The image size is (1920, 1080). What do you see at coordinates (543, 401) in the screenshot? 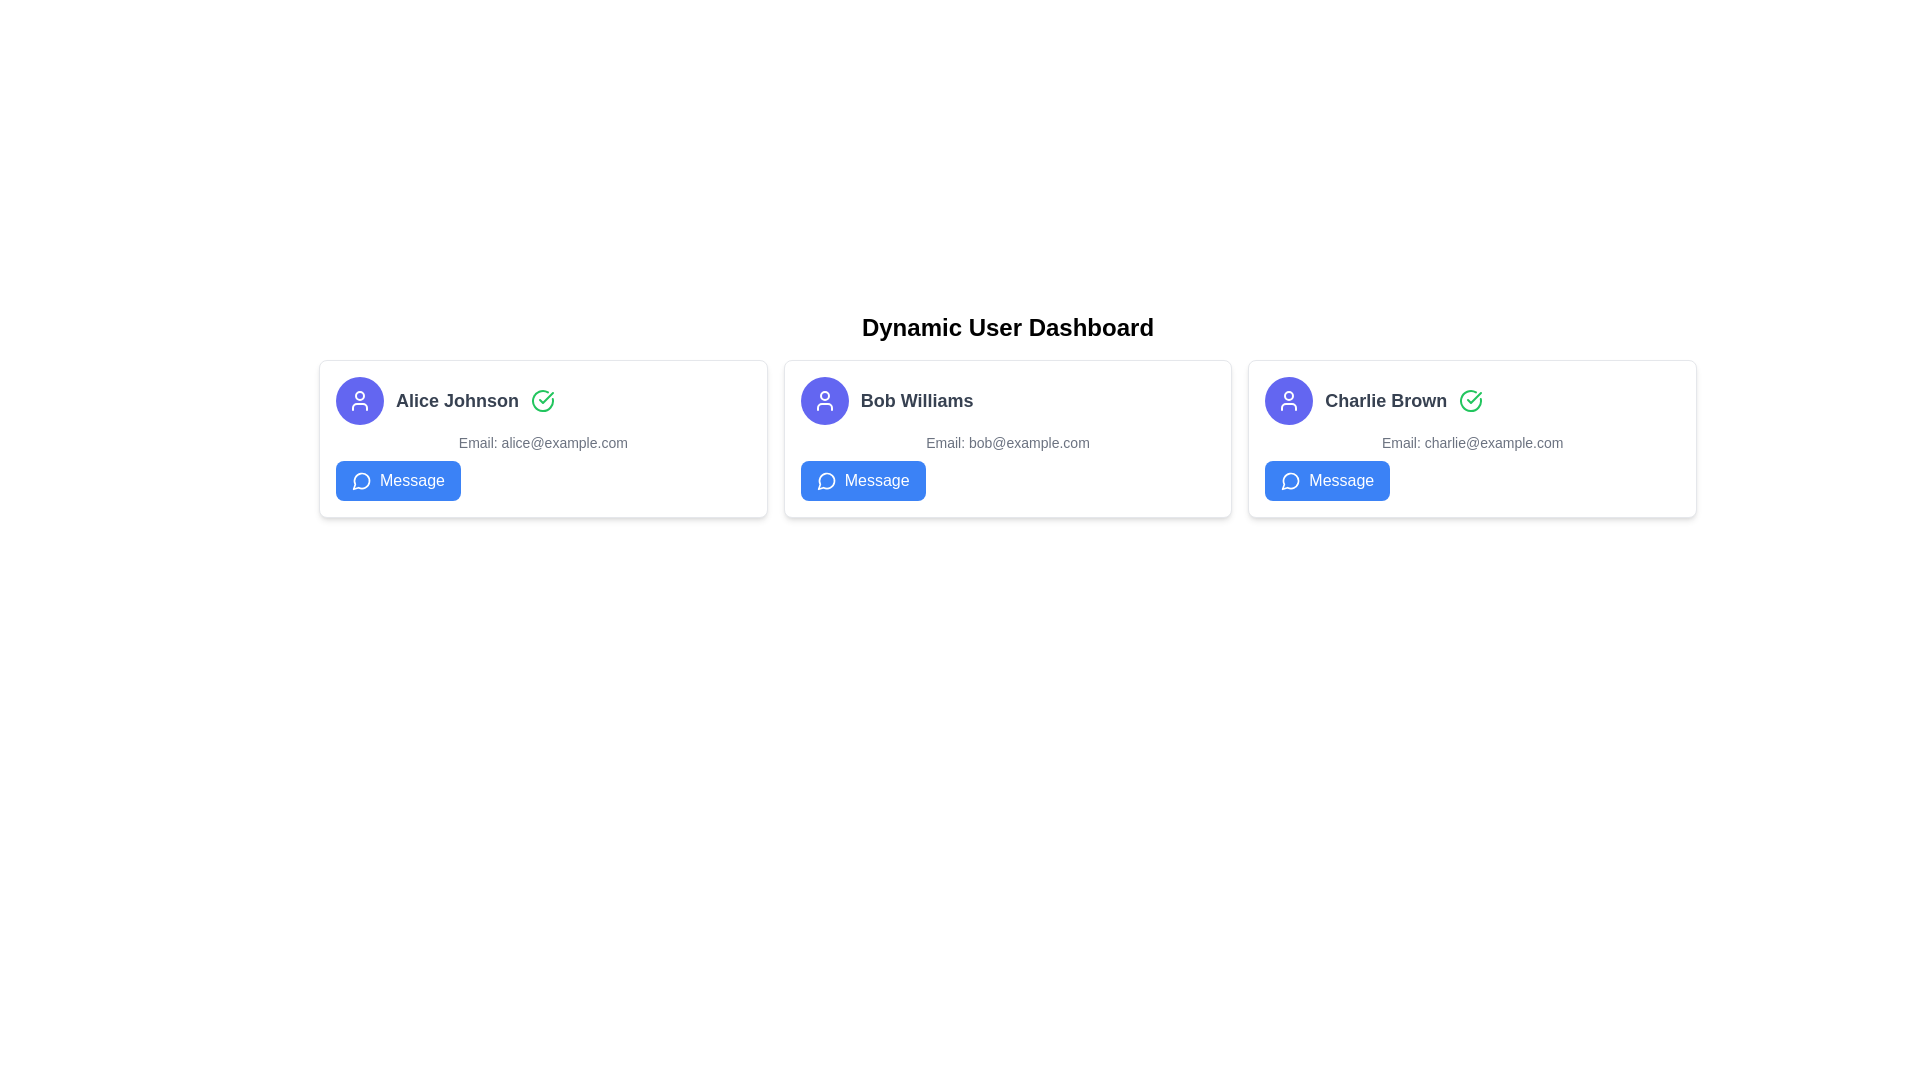
I see `the Label displaying 'Alice Johnson' with a green checkmark icon and a circular purple background containing a white user icon, located at the top of the user detail card` at bounding box center [543, 401].